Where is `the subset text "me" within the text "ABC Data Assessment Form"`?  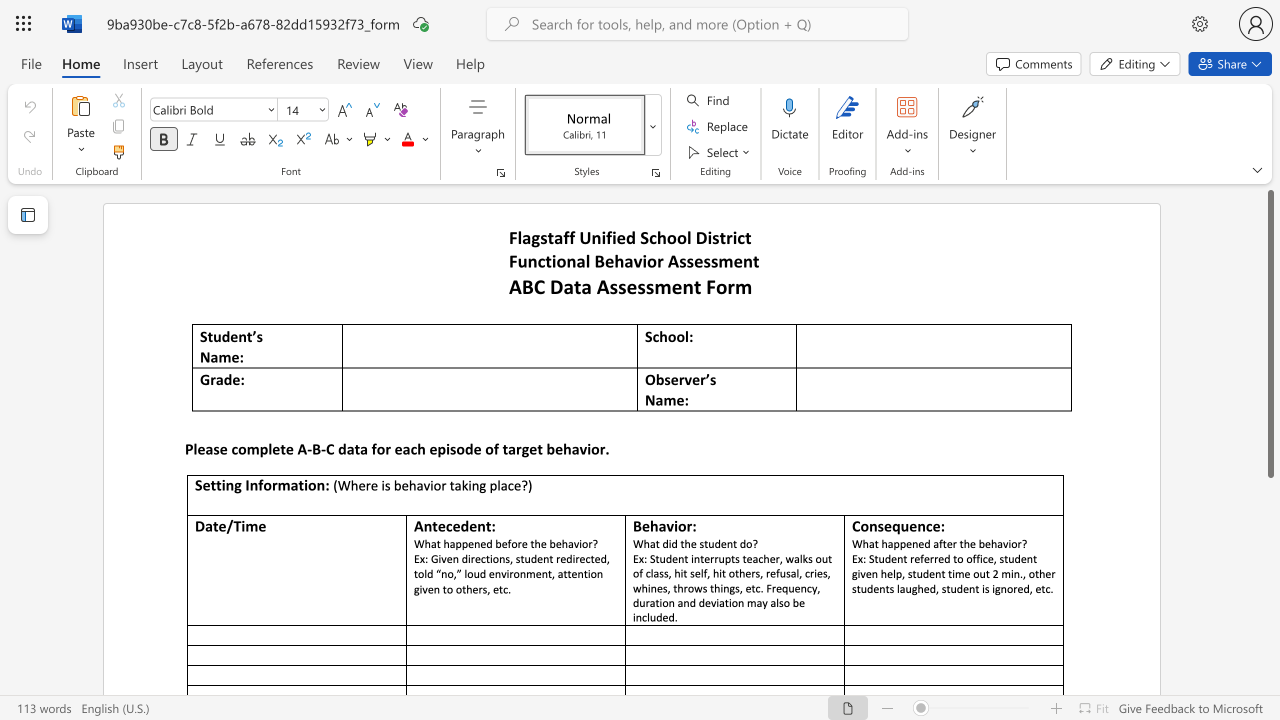
the subset text "me" within the text "ABC Data Assessment Form" is located at coordinates (654, 286).